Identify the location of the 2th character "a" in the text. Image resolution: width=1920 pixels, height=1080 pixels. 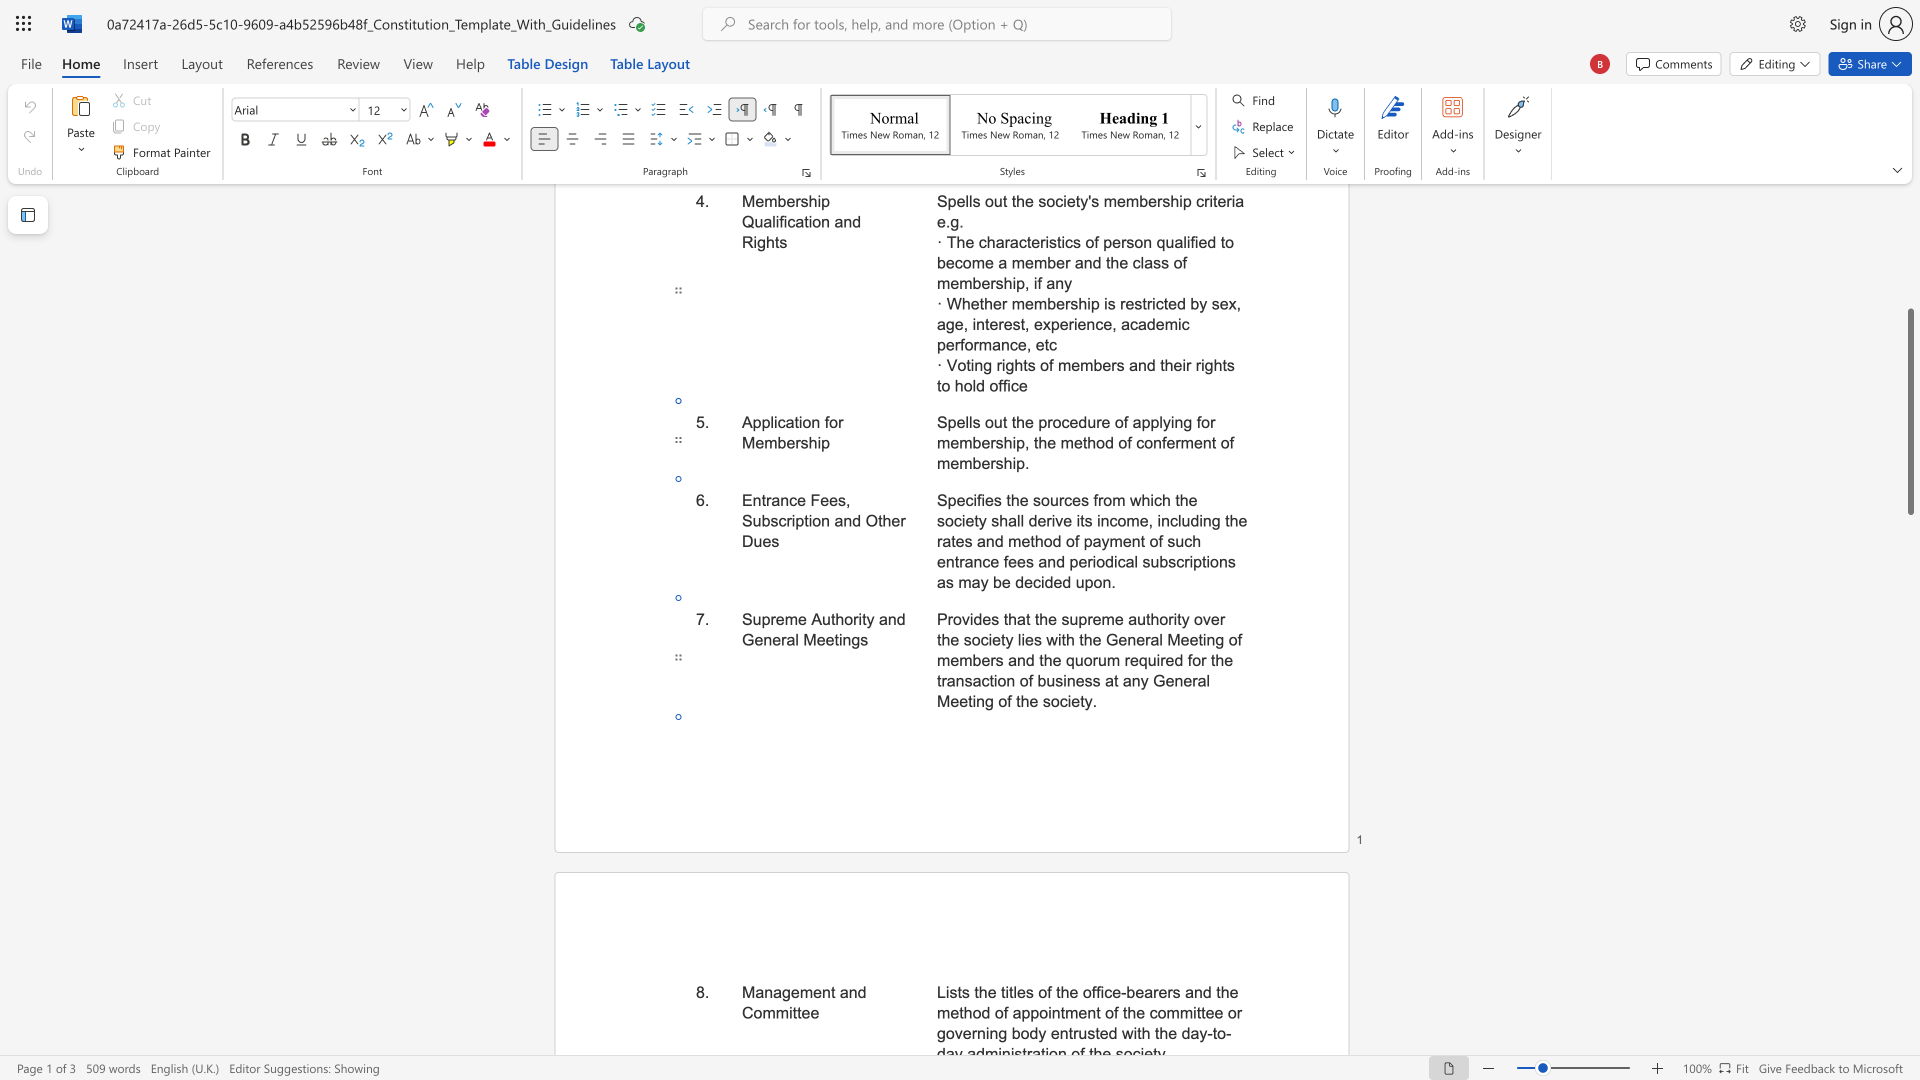
(776, 992).